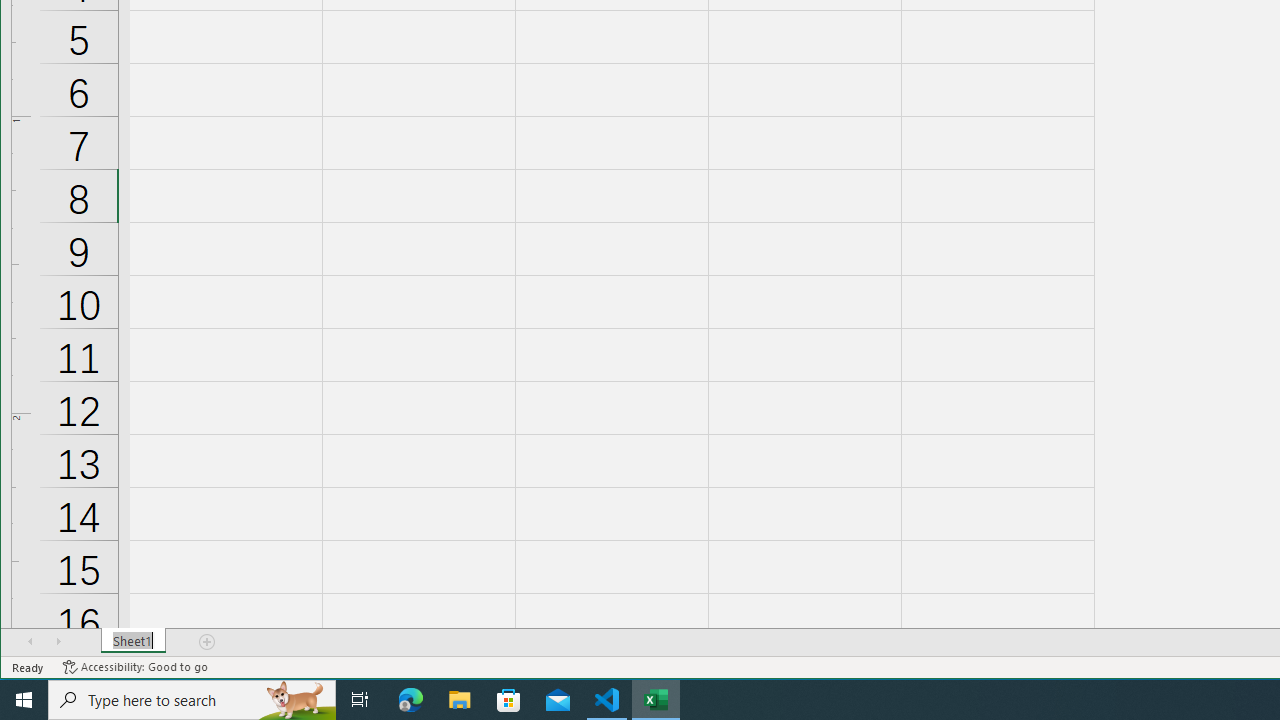  Describe the element at coordinates (24, 698) in the screenshot. I see `'Start'` at that location.